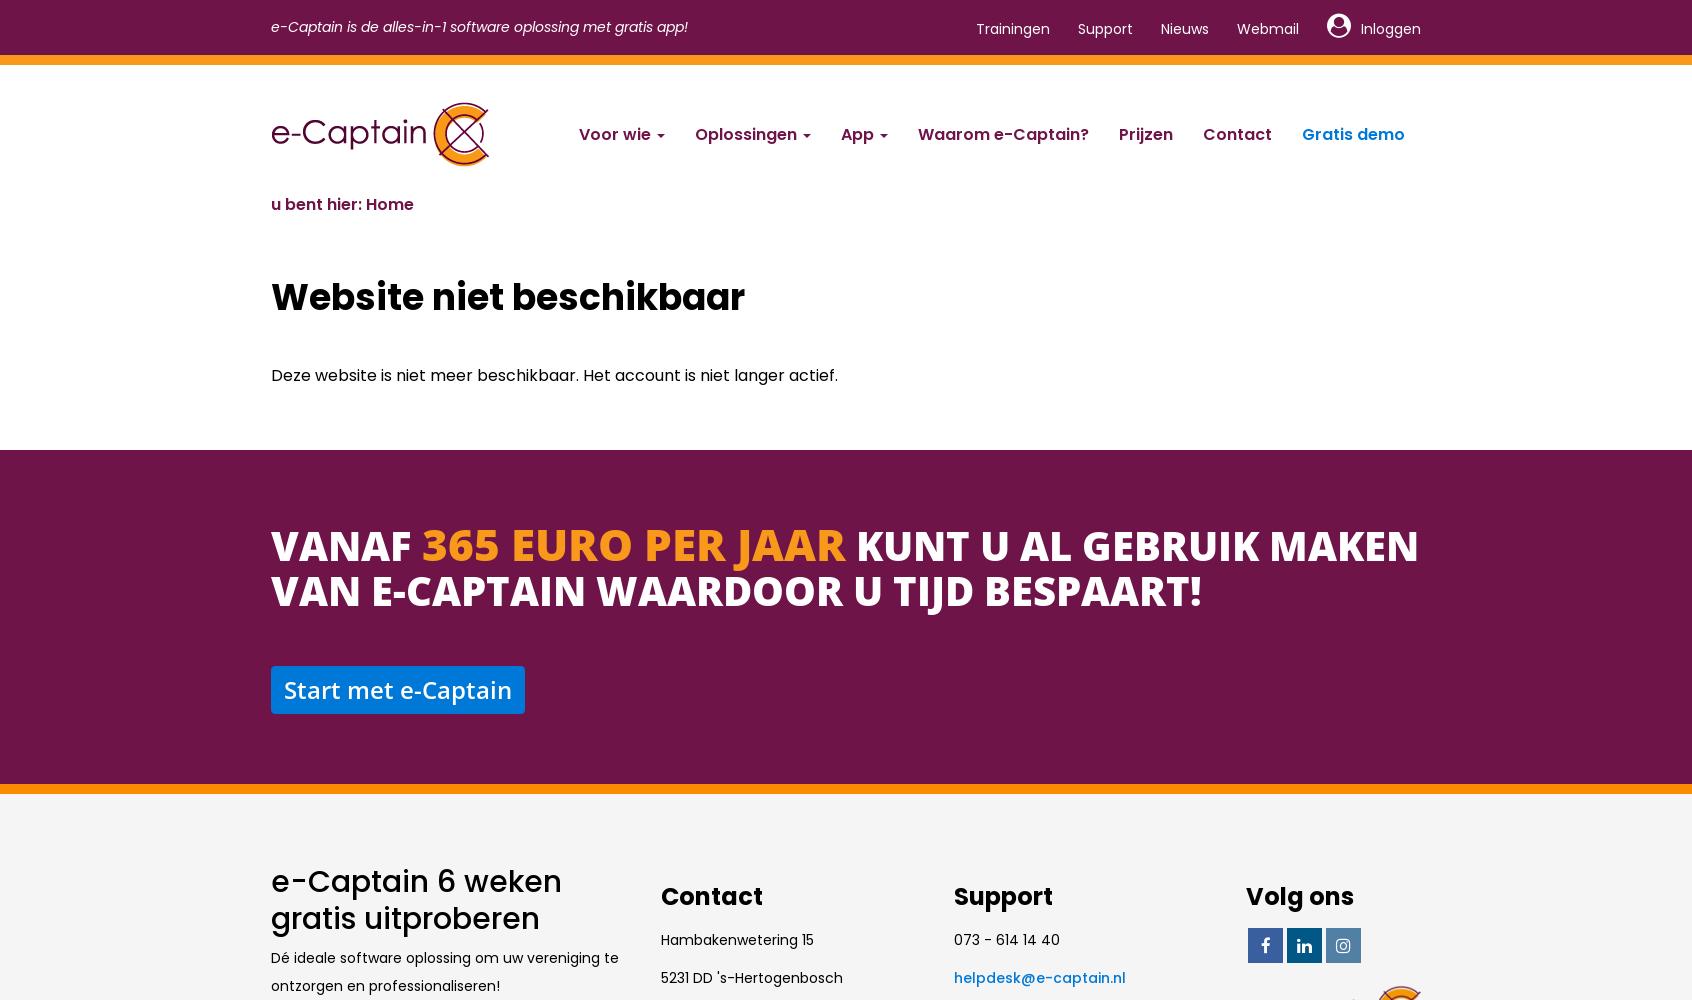  I want to click on 'ksedpleh', so click(986, 976).